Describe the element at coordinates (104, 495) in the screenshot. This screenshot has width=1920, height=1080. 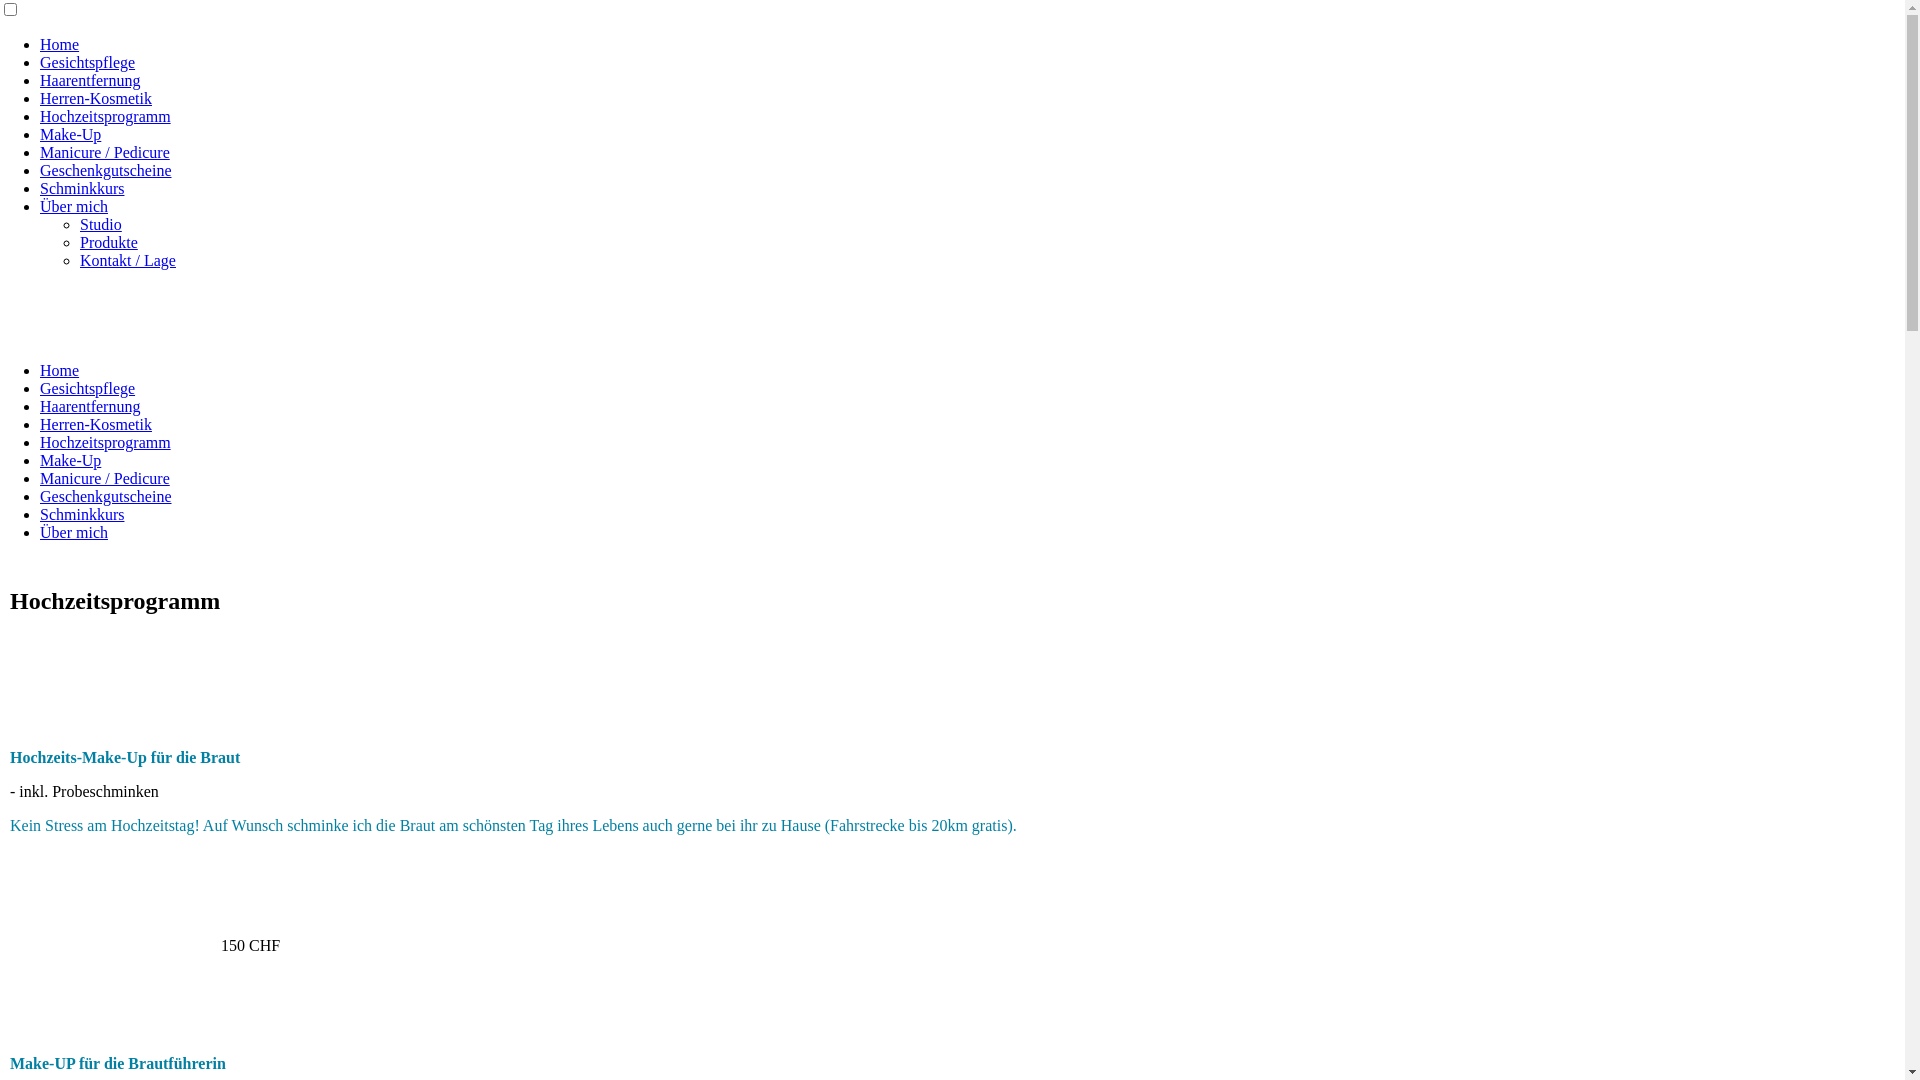
I see `'Geschenkgutscheine'` at that location.